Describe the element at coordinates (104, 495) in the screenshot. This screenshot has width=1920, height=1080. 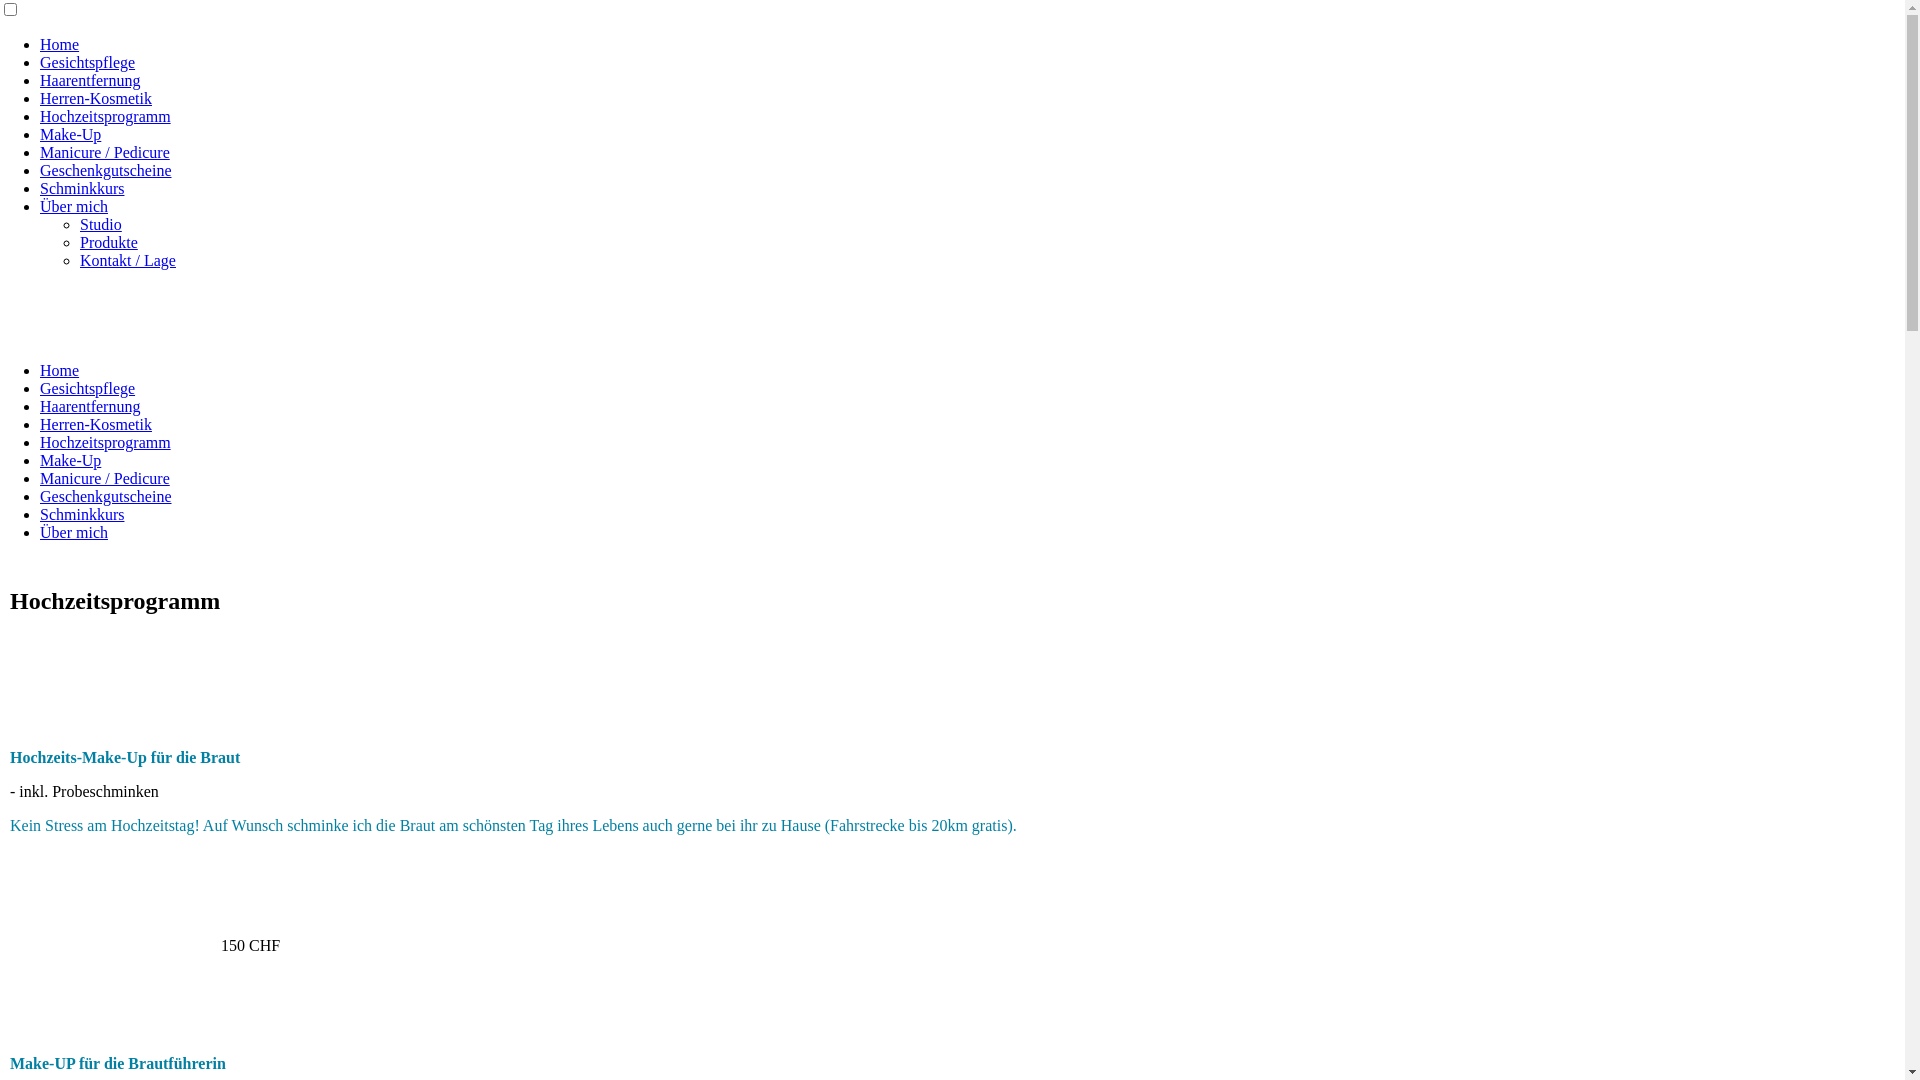
I see `'Geschenkgutscheine'` at that location.